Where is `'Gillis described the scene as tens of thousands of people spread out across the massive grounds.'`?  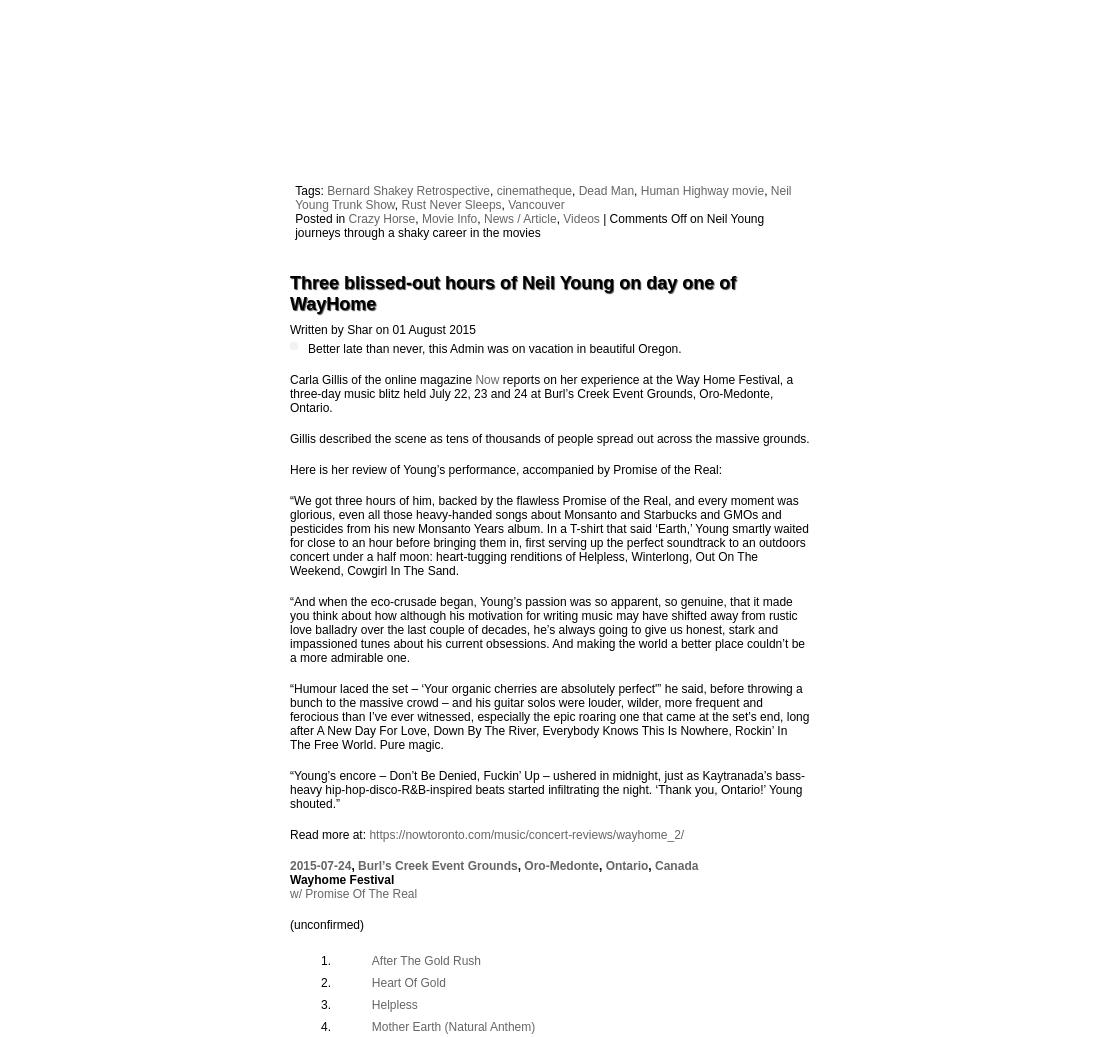 'Gillis described the scene as tens of thousands of people spread out across the massive grounds.' is located at coordinates (549, 437).